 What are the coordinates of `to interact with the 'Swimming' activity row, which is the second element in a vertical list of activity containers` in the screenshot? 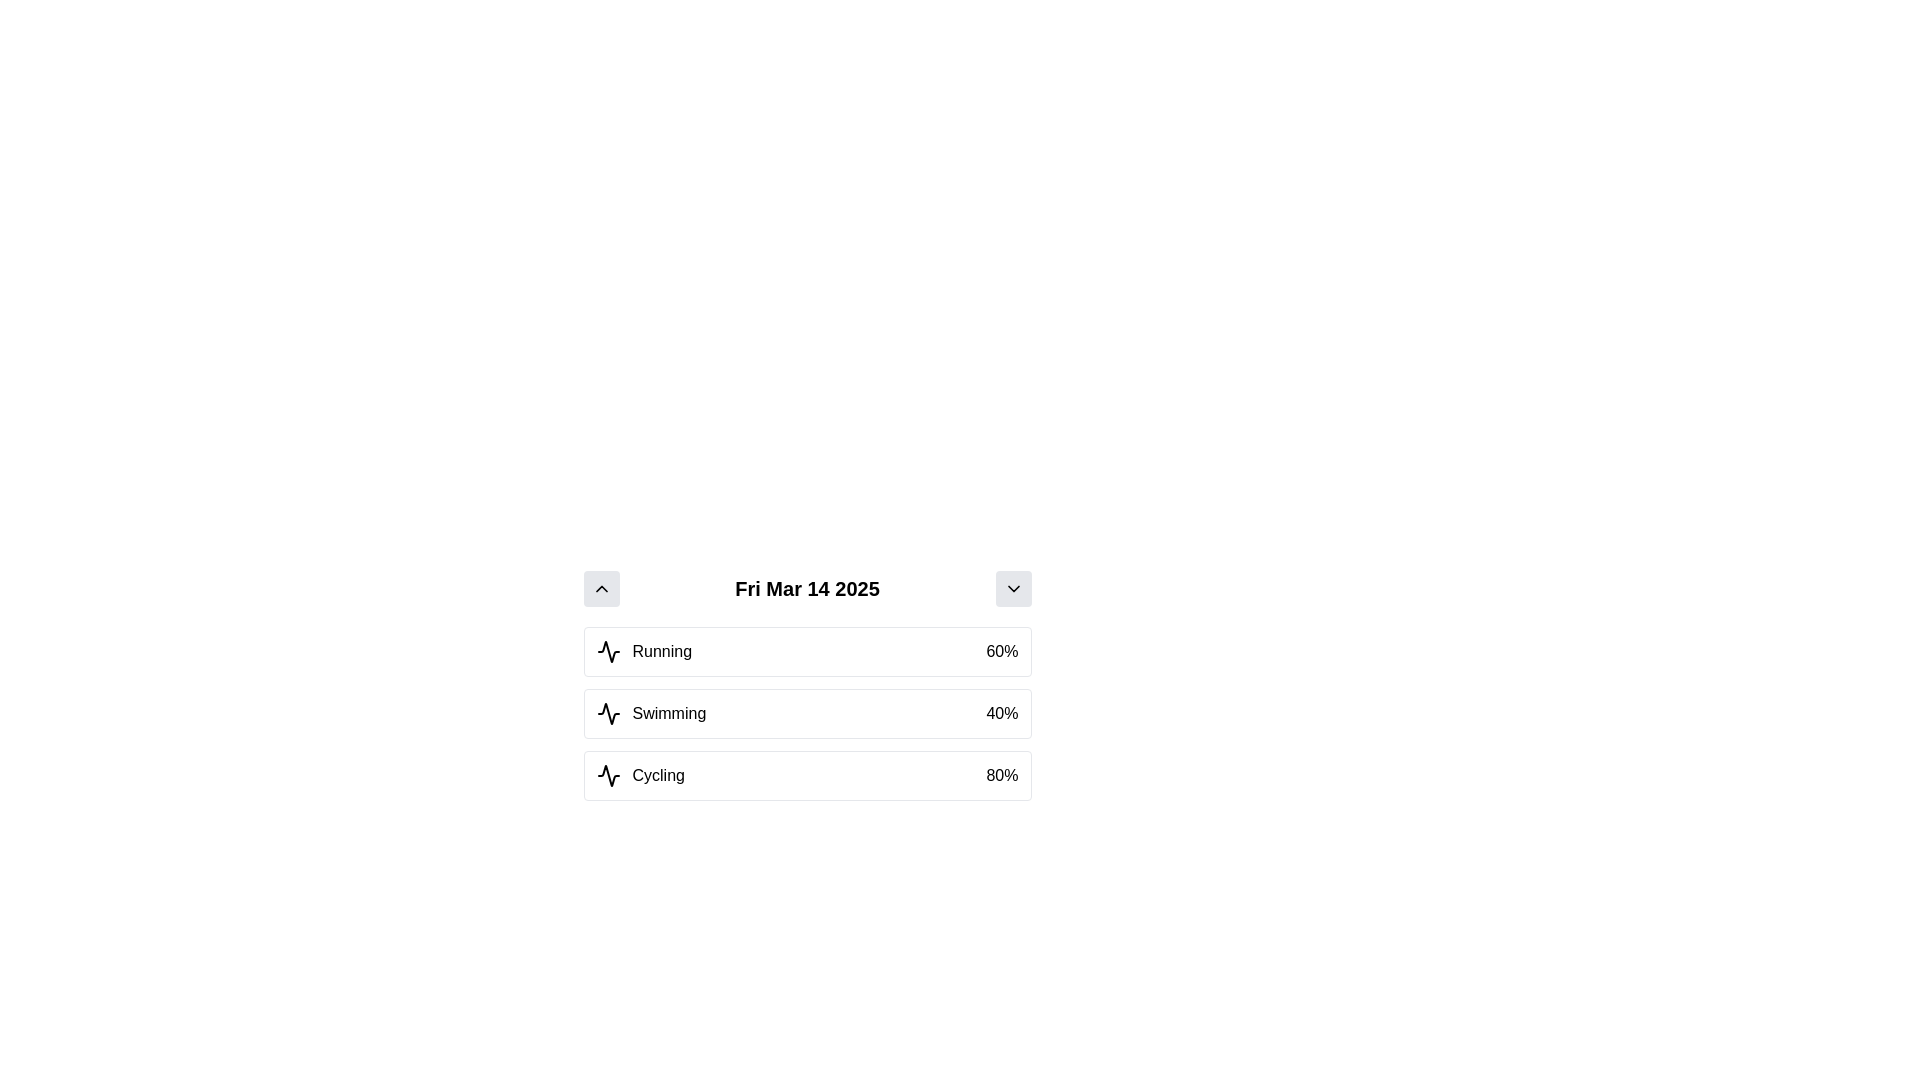 It's located at (807, 712).